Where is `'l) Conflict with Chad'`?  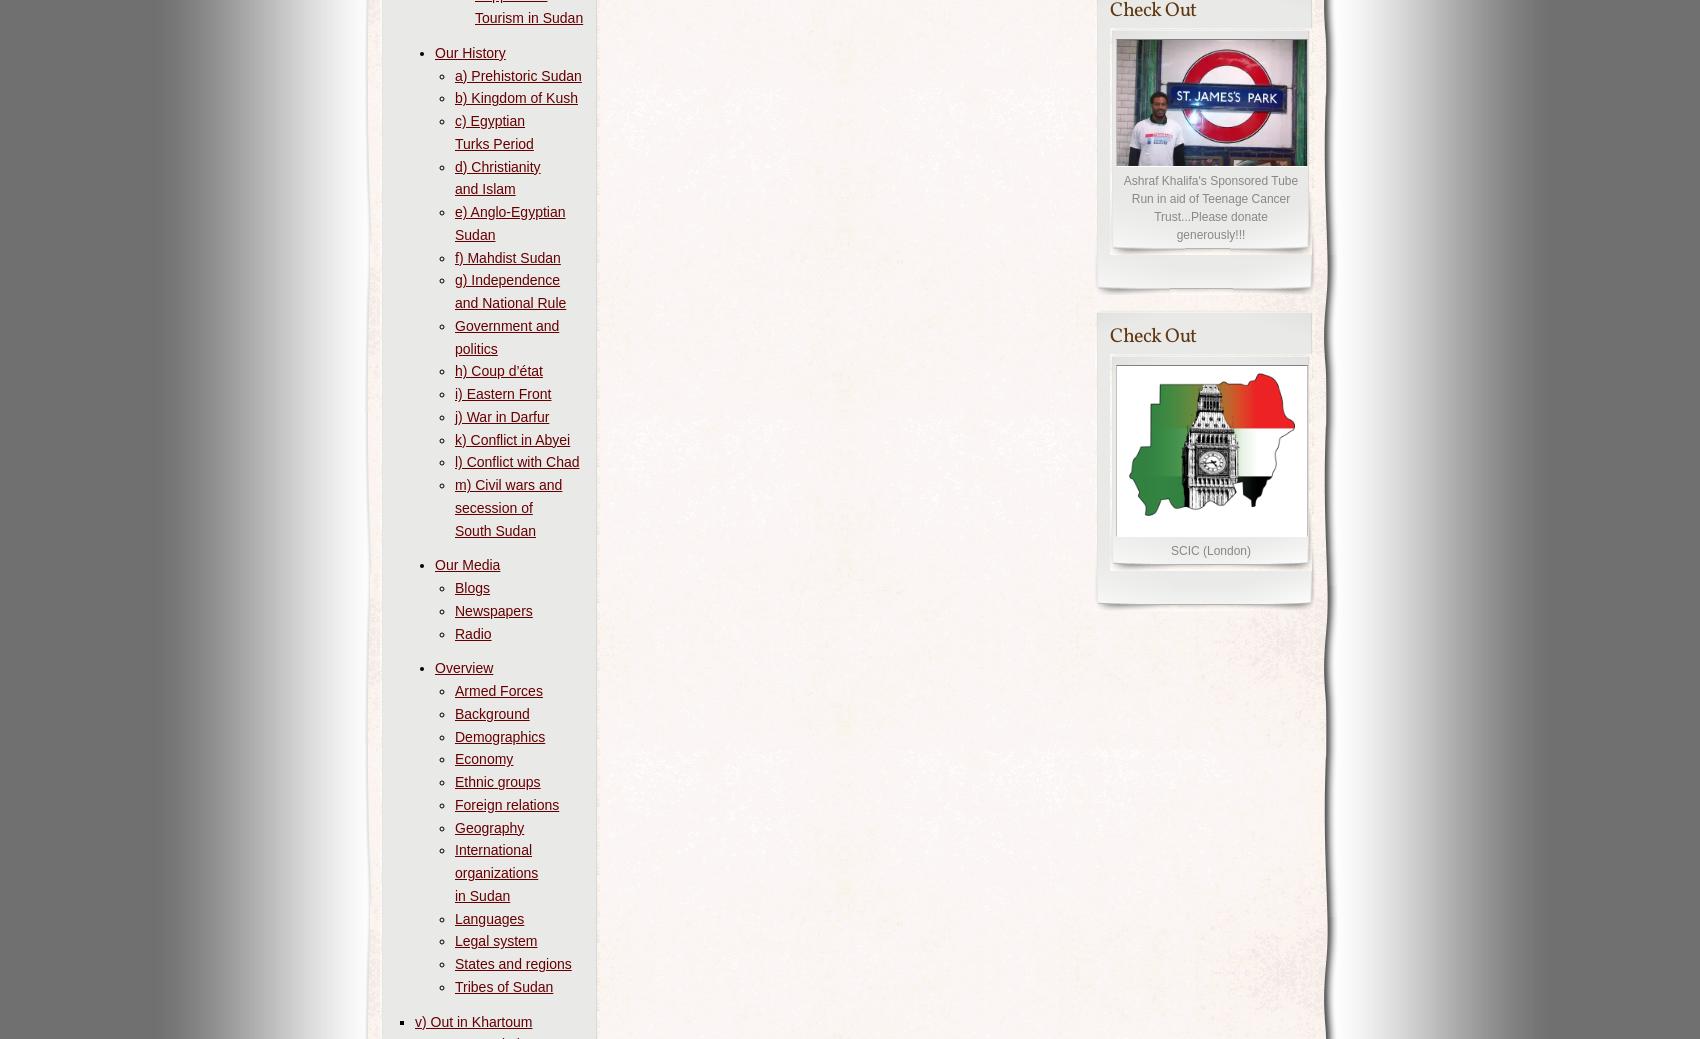 'l) Conflict with Chad' is located at coordinates (454, 461).